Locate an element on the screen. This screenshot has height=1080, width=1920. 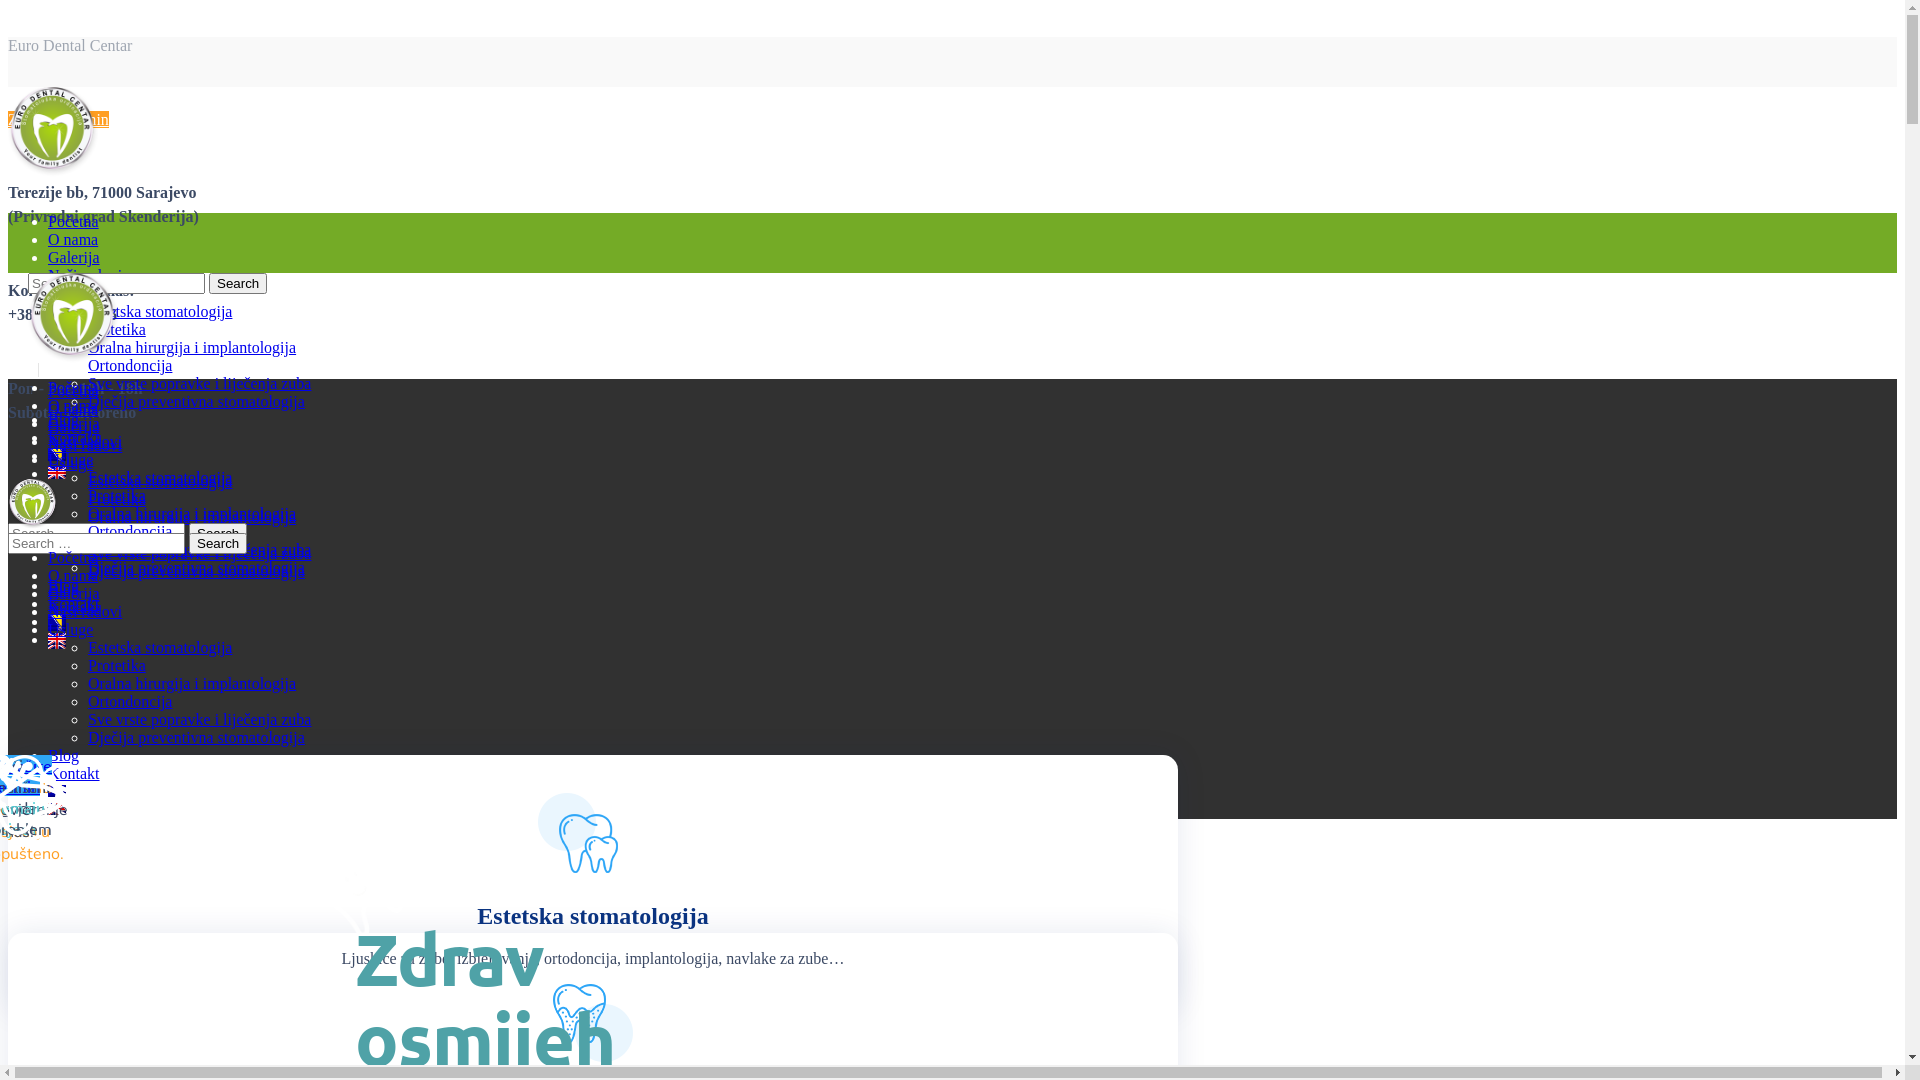
'Galerija' is located at coordinates (73, 256).